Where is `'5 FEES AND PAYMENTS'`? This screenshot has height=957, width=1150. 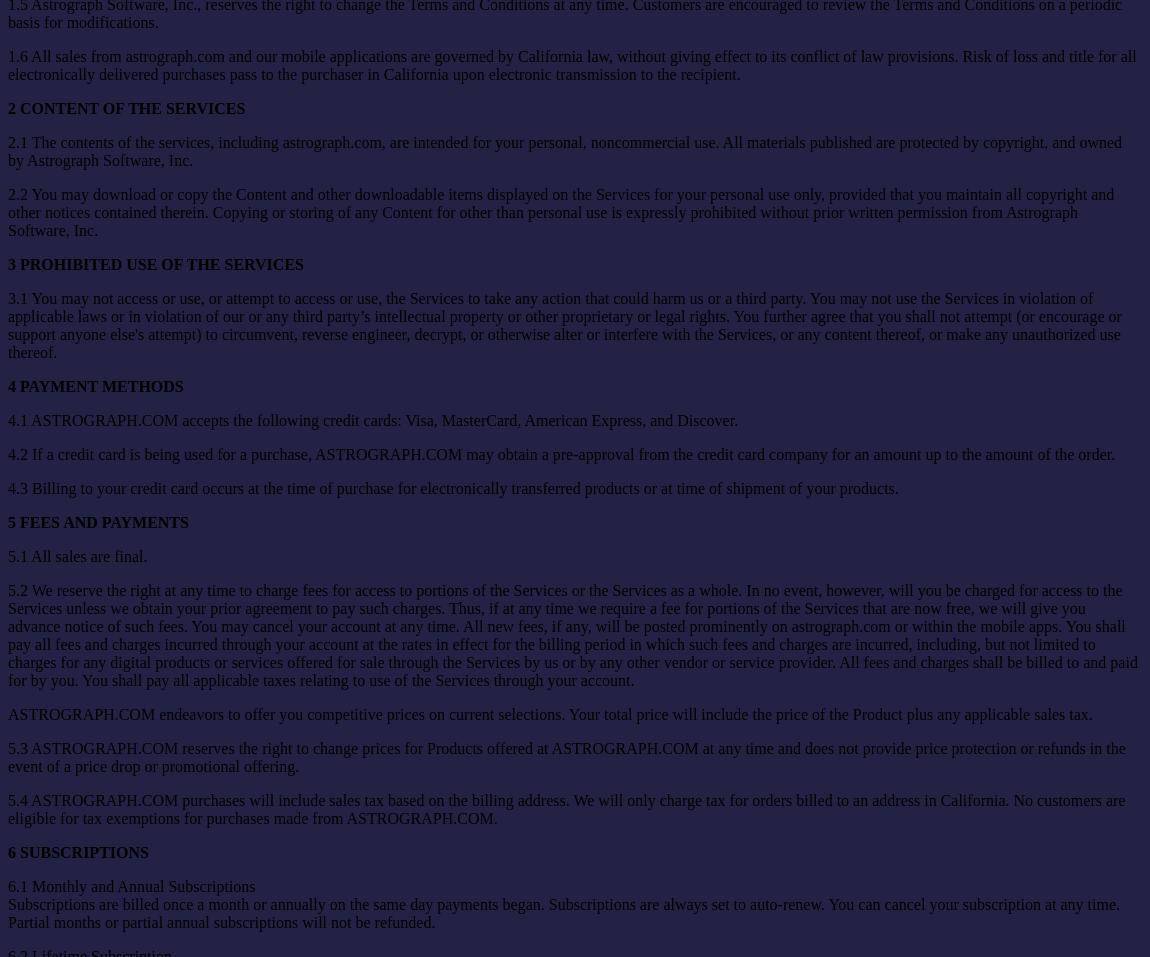 '5 FEES AND PAYMENTS' is located at coordinates (96, 521).